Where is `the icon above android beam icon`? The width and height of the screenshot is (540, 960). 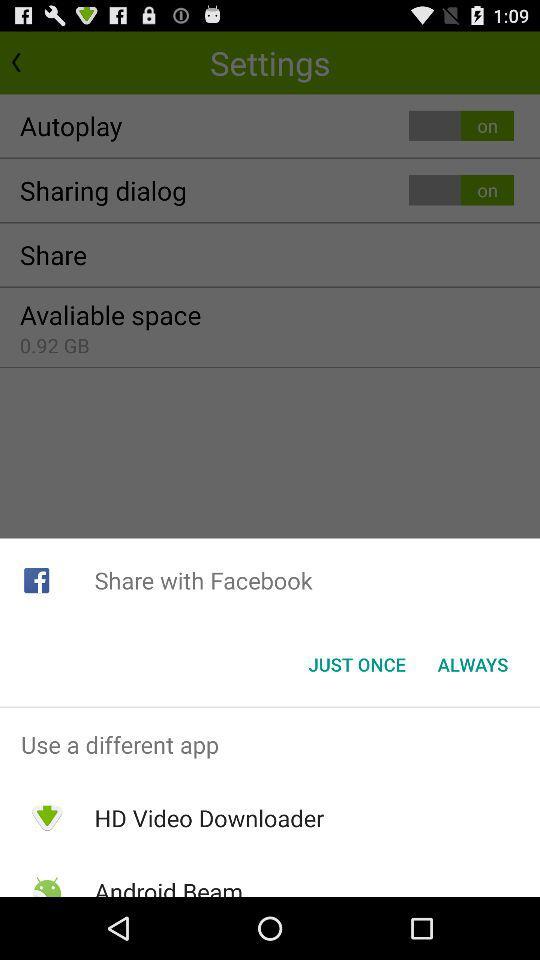
the icon above android beam icon is located at coordinates (208, 818).